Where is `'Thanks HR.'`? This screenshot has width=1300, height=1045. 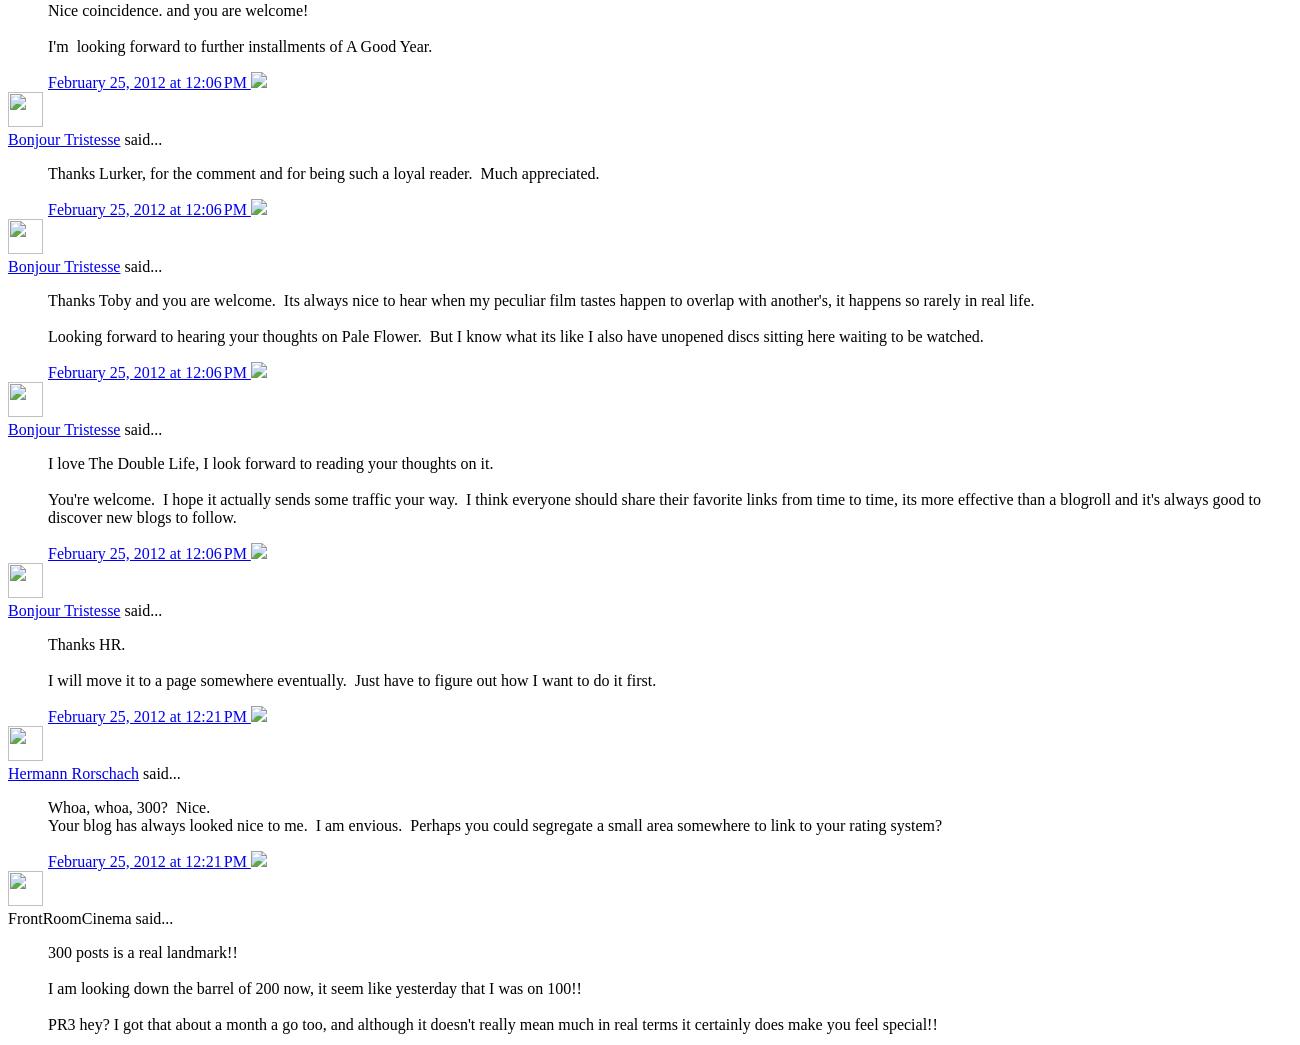 'Thanks HR.' is located at coordinates (88, 644).